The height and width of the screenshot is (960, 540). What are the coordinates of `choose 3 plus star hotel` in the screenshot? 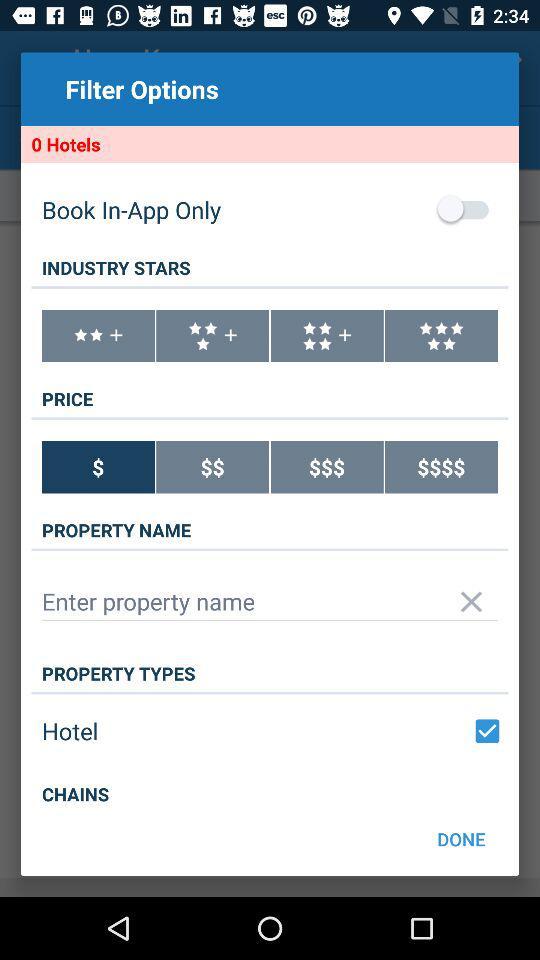 It's located at (211, 336).